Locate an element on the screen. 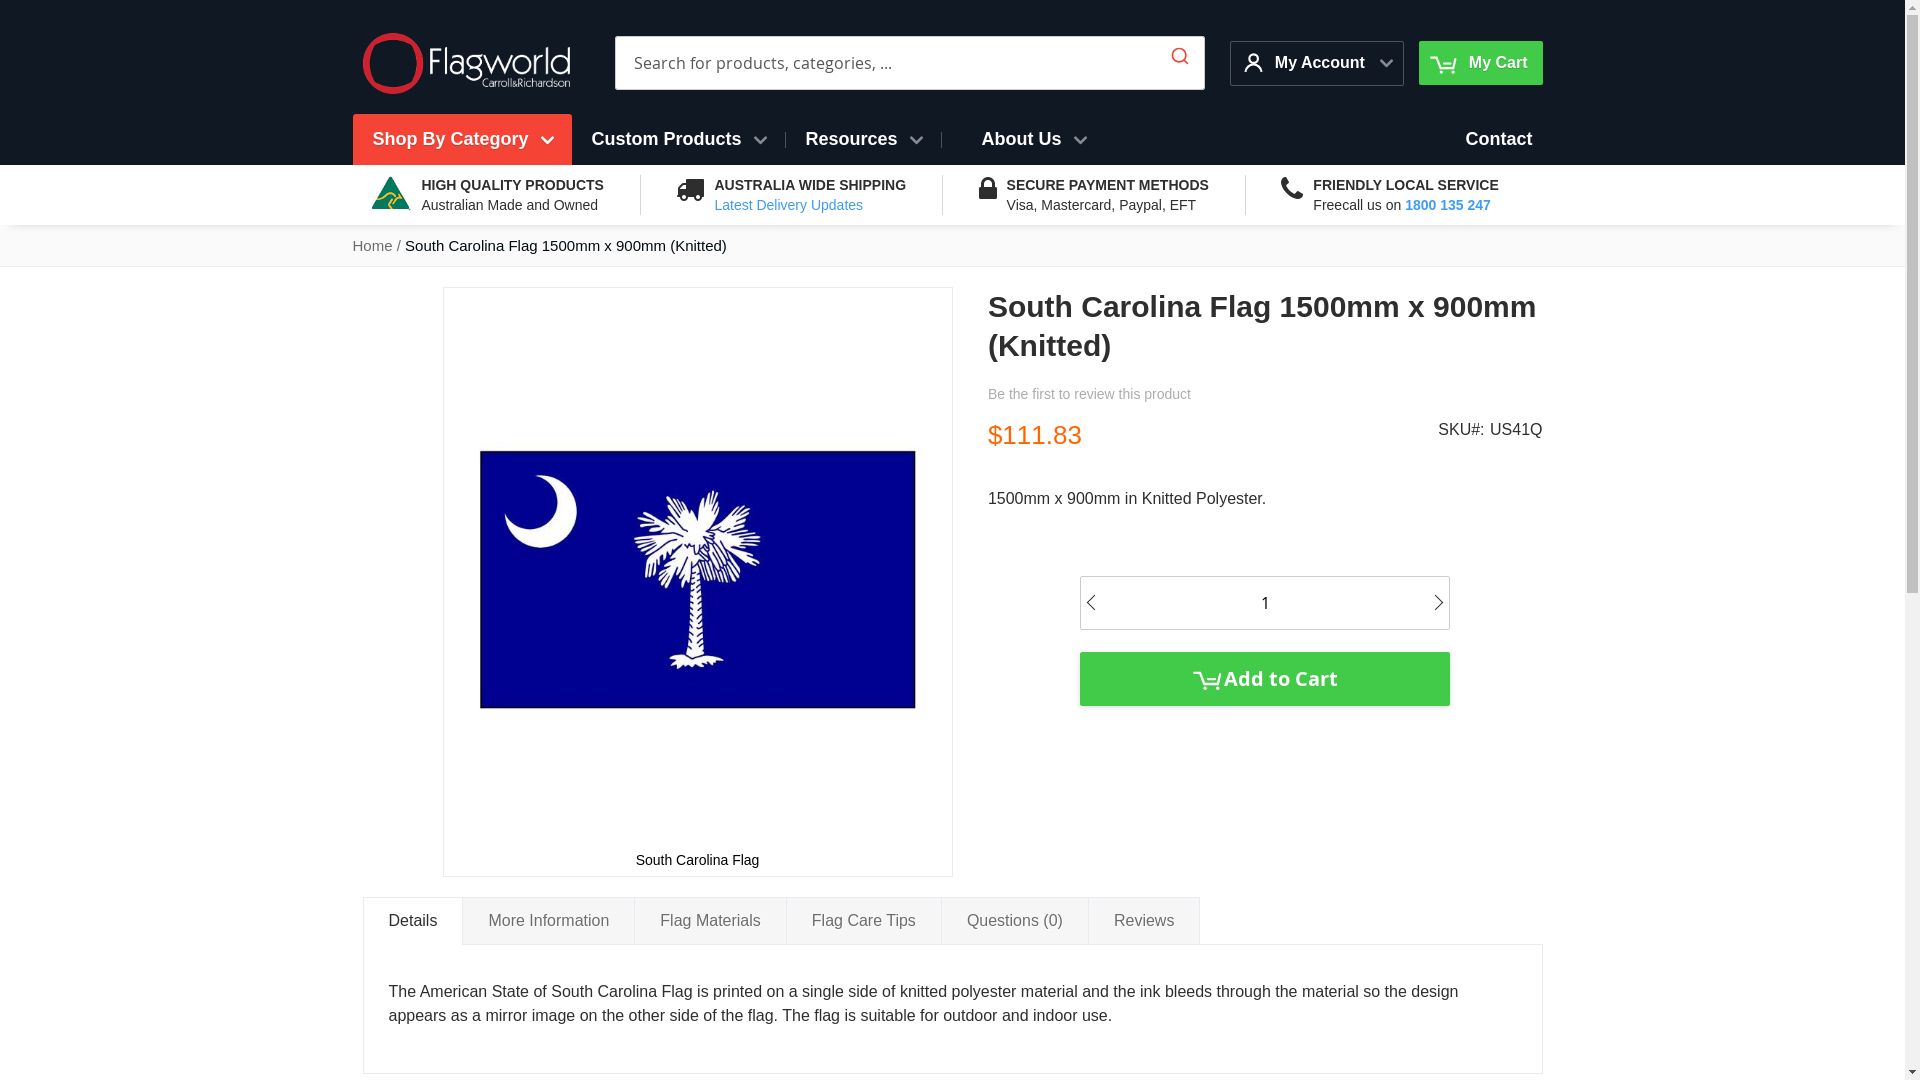  'My Account' is located at coordinates (1306, 61).